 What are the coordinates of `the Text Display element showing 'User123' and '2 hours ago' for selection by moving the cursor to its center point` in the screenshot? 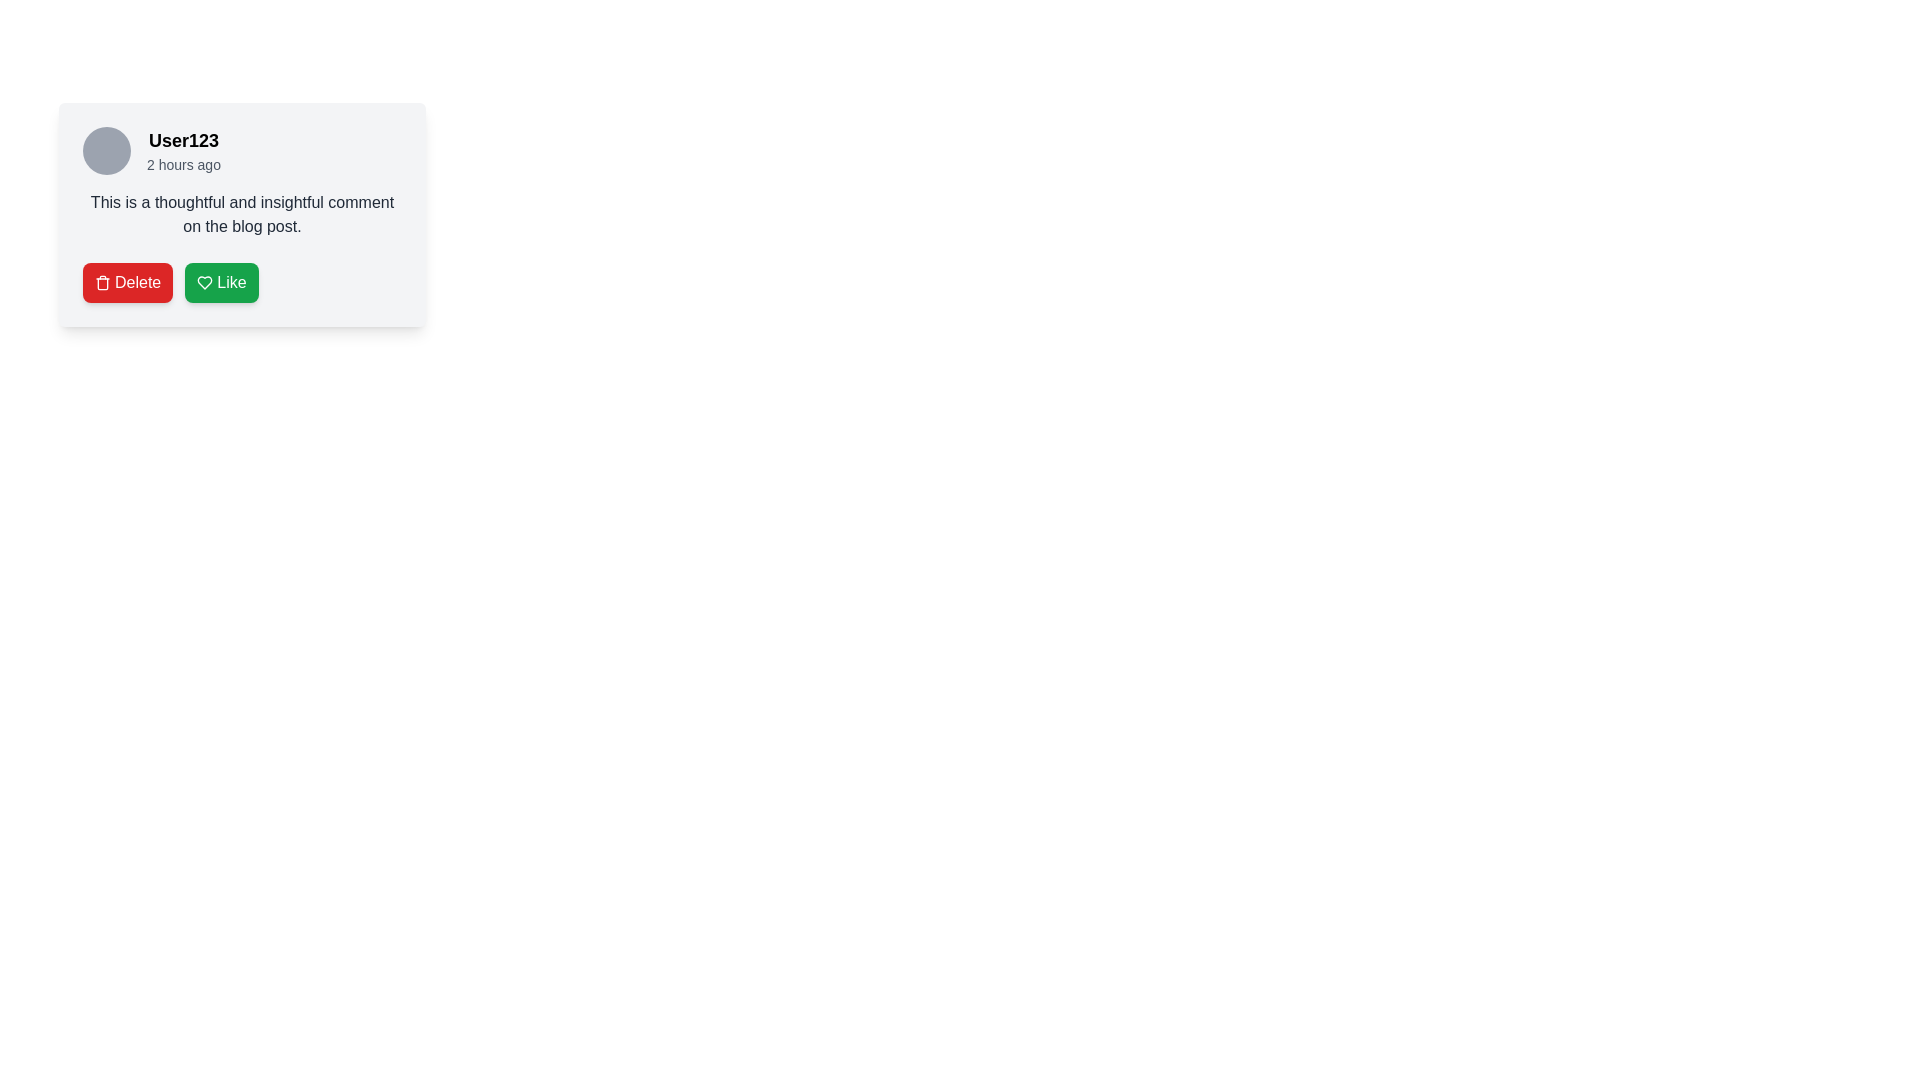 It's located at (183, 149).